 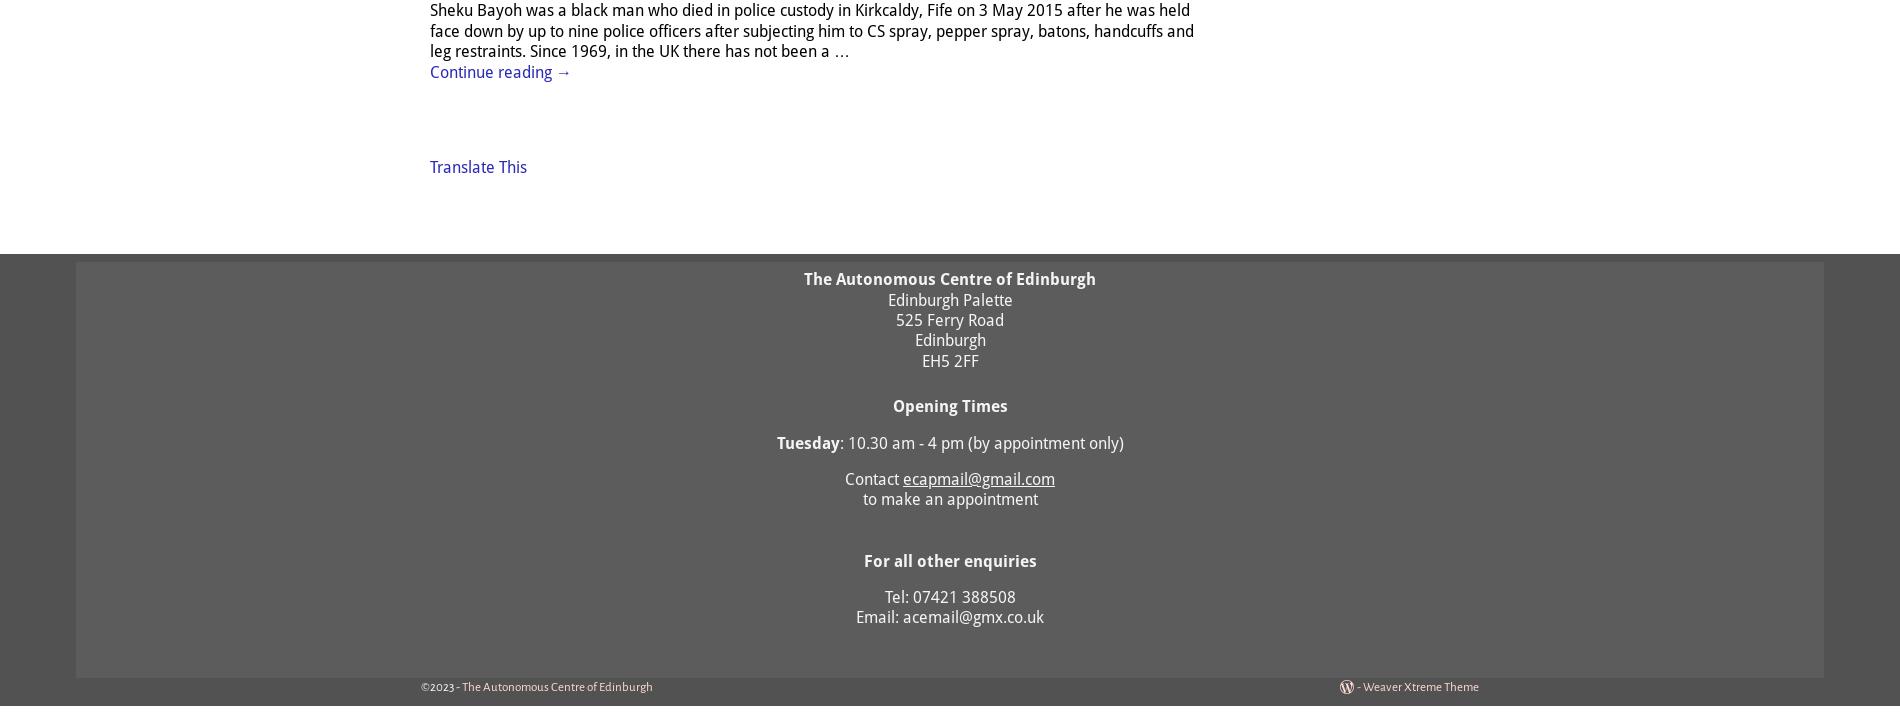 What do you see at coordinates (979, 478) in the screenshot?
I see `'ecapmail@gmail.com'` at bounding box center [979, 478].